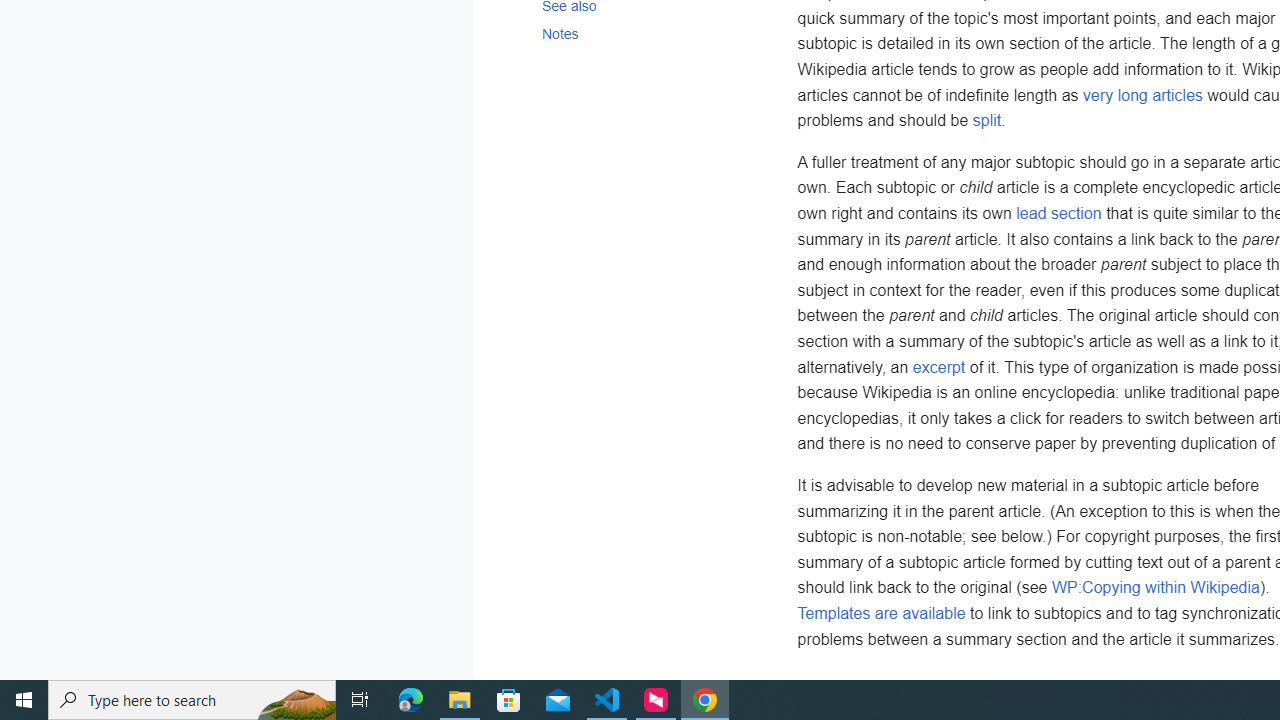 The height and width of the screenshot is (720, 1280). What do you see at coordinates (1143, 94) in the screenshot?
I see `'very long articles'` at bounding box center [1143, 94].